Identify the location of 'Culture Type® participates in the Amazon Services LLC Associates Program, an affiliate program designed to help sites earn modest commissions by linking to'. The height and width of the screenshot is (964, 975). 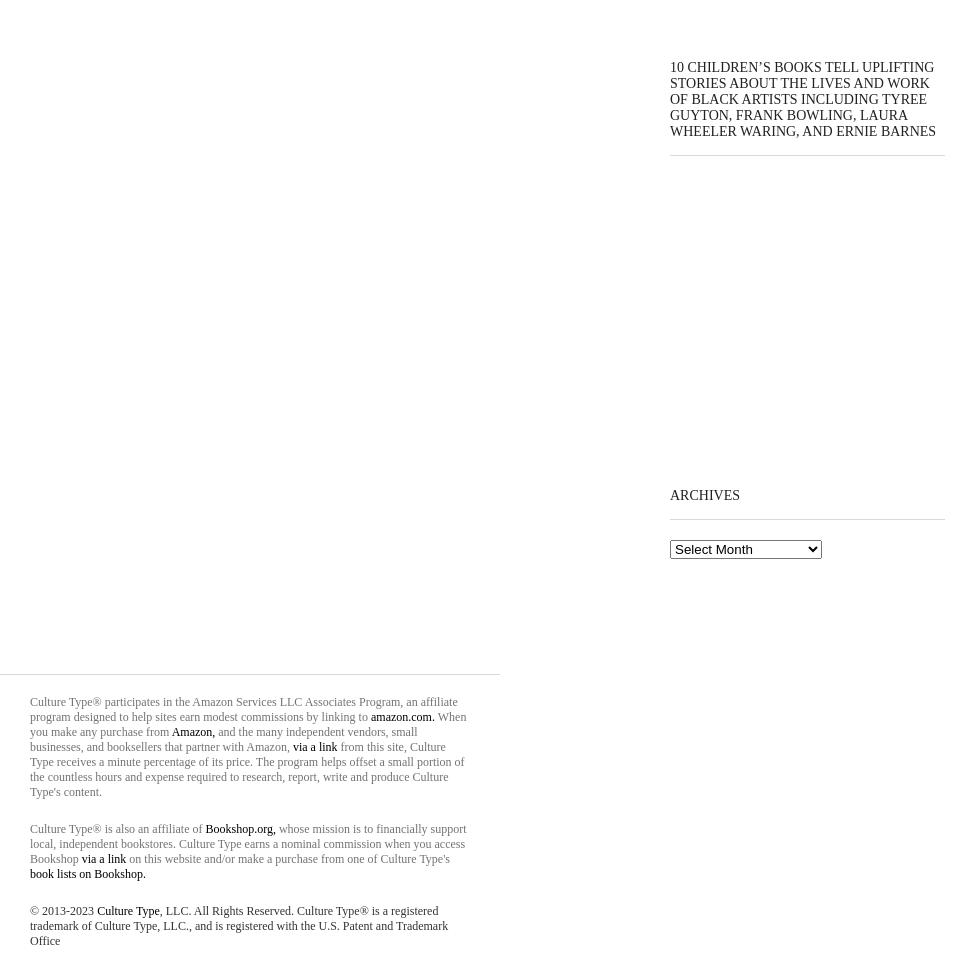
(243, 708).